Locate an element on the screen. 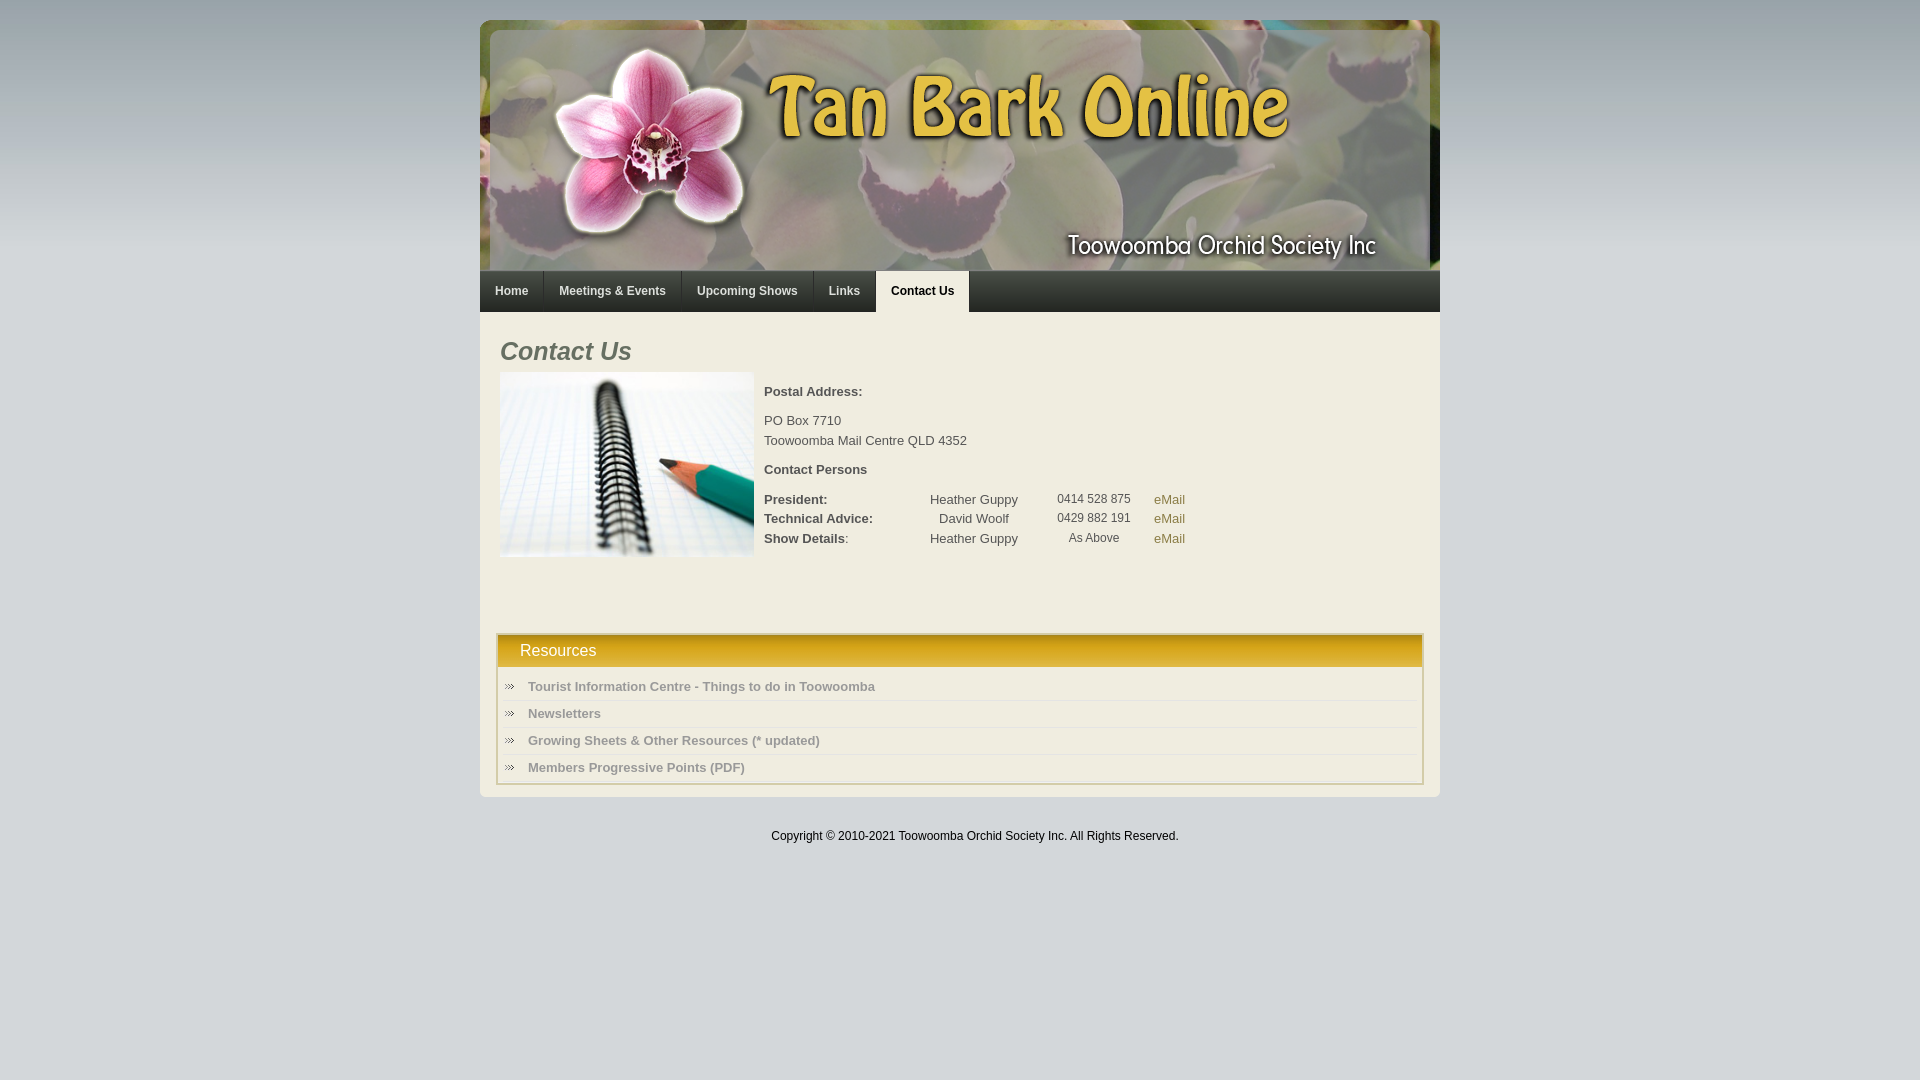 This screenshot has height=1080, width=1920. 'poker joomla template' is located at coordinates (486, 790).